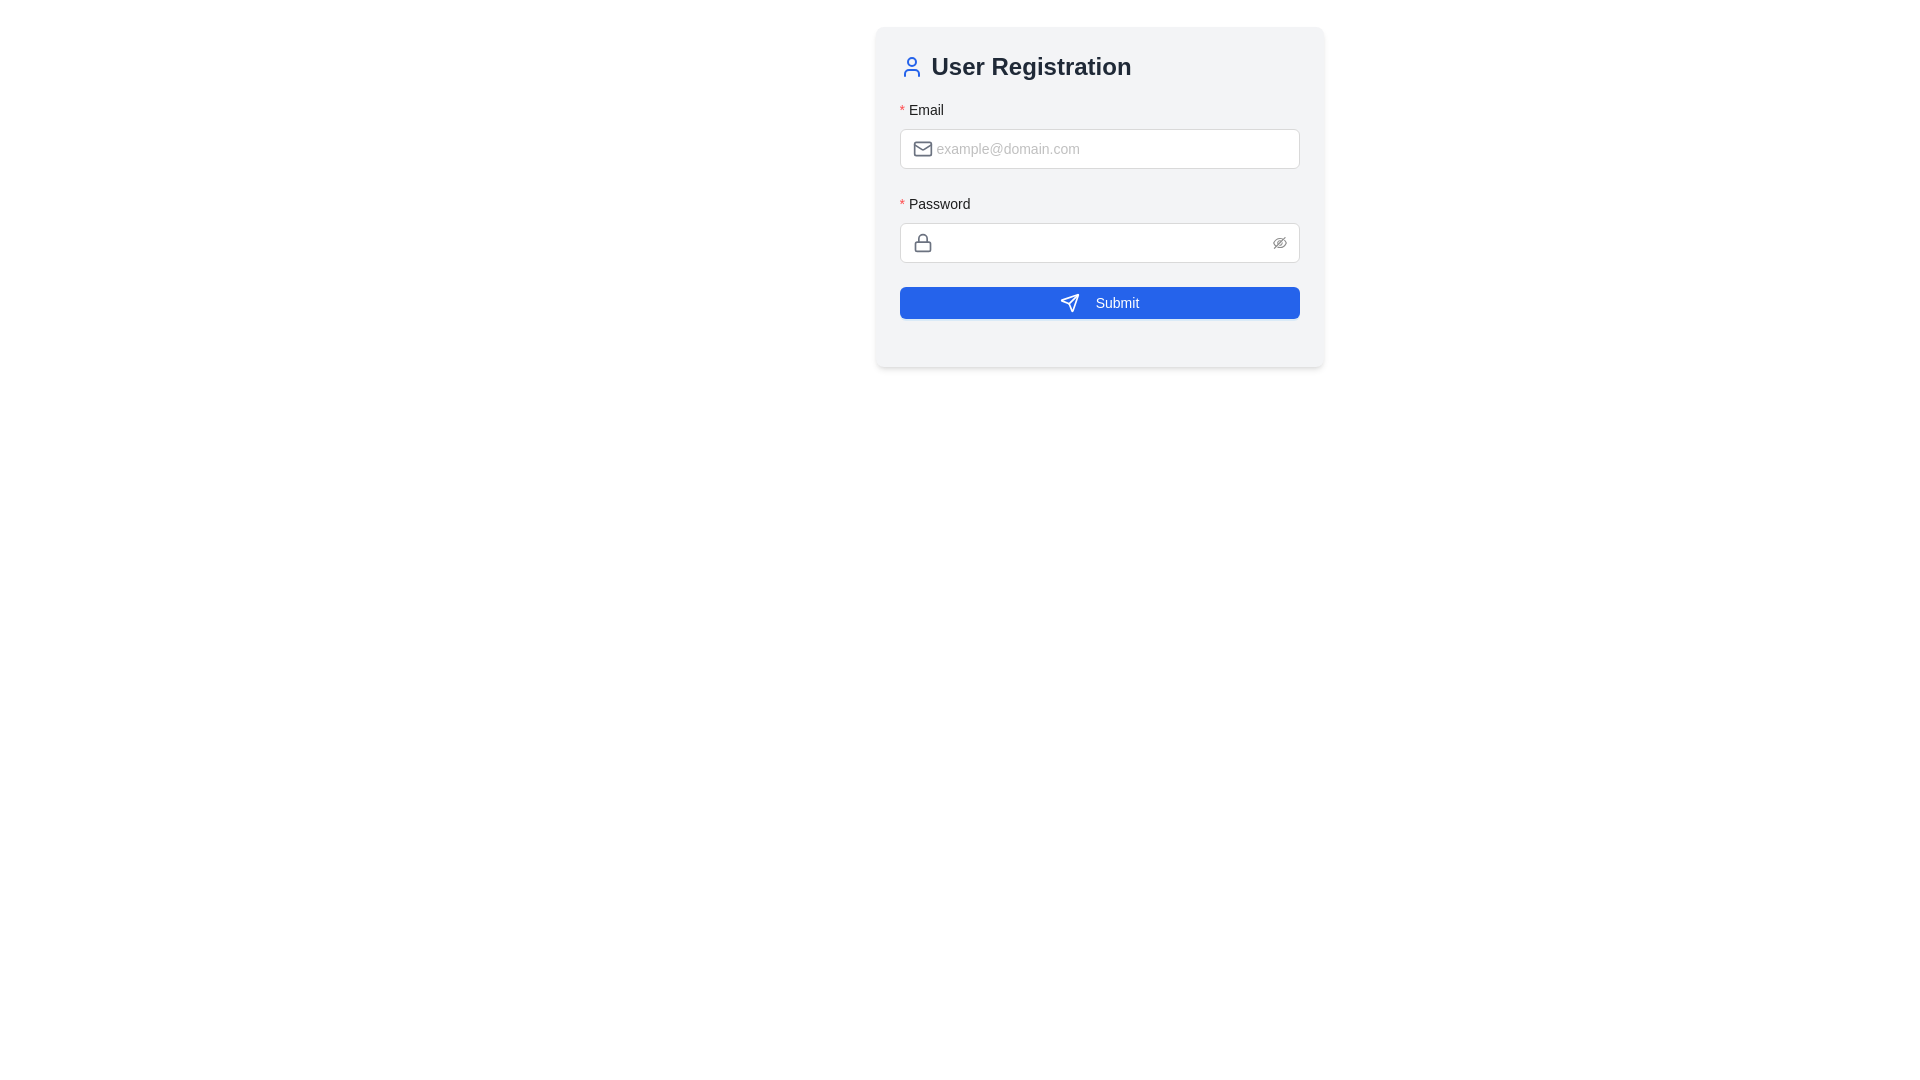  I want to click on text label 'Email' which is prominently displayed in bold font with a red asterisk, indicating a required field, located above the input box for the email address, so click(1098, 114).